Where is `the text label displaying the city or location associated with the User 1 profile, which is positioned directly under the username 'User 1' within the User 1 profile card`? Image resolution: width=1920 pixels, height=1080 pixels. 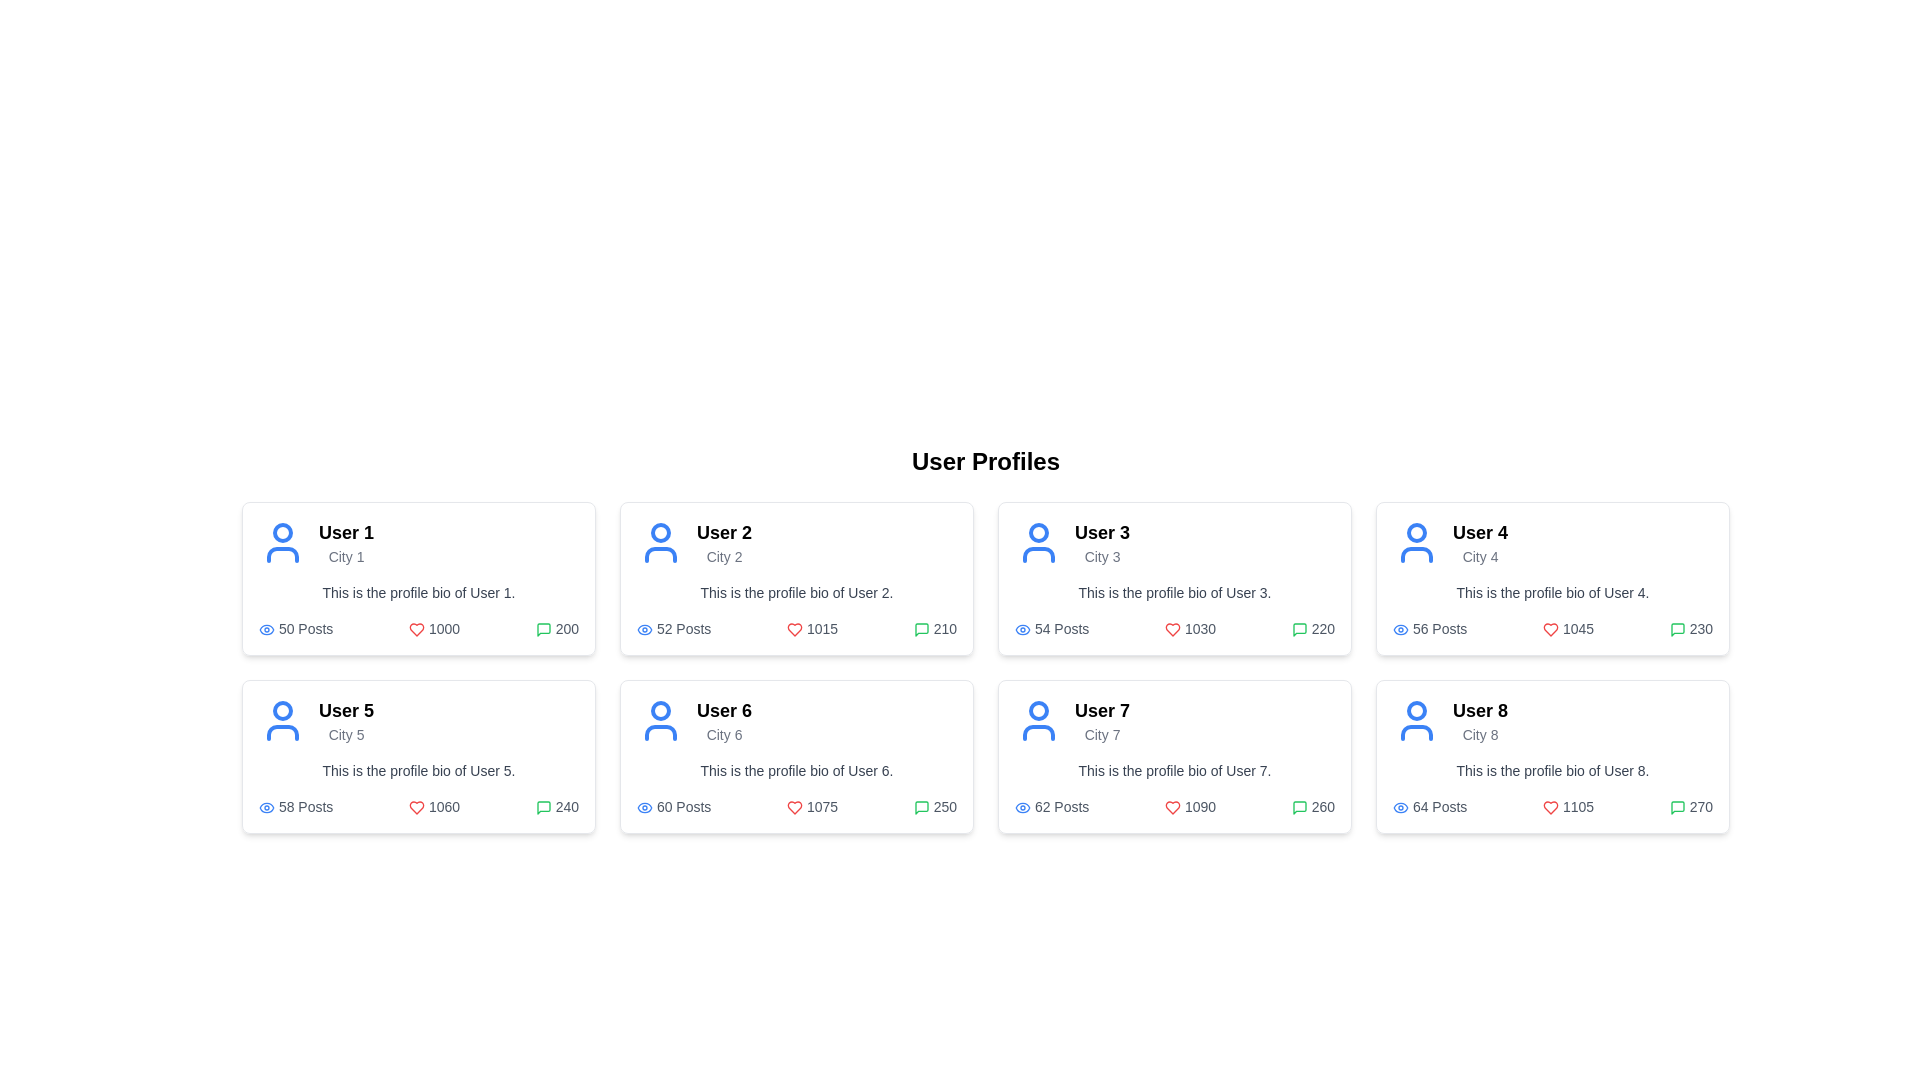 the text label displaying the city or location associated with the User 1 profile, which is positioned directly under the username 'User 1' within the User 1 profile card is located at coordinates (346, 556).